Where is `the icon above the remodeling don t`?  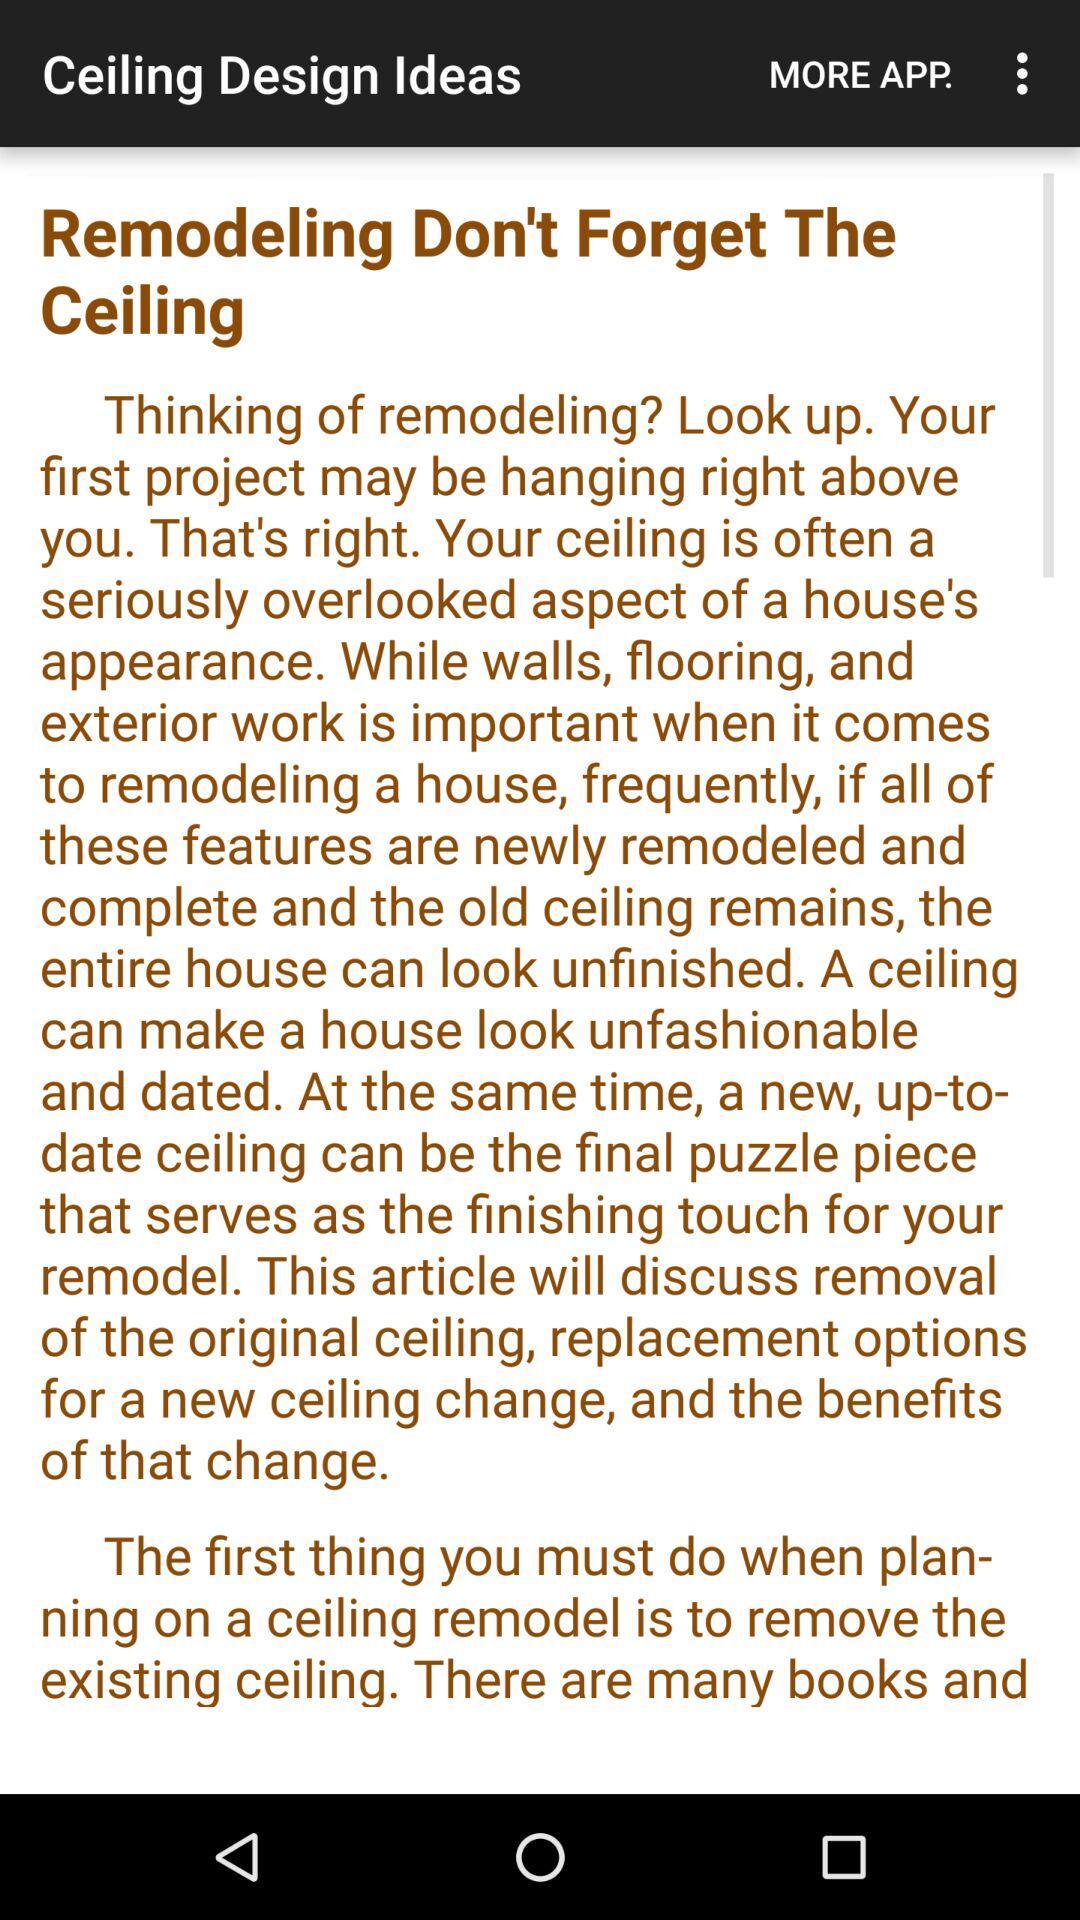 the icon above the remodeling don t is located at coordinates (860, 73).